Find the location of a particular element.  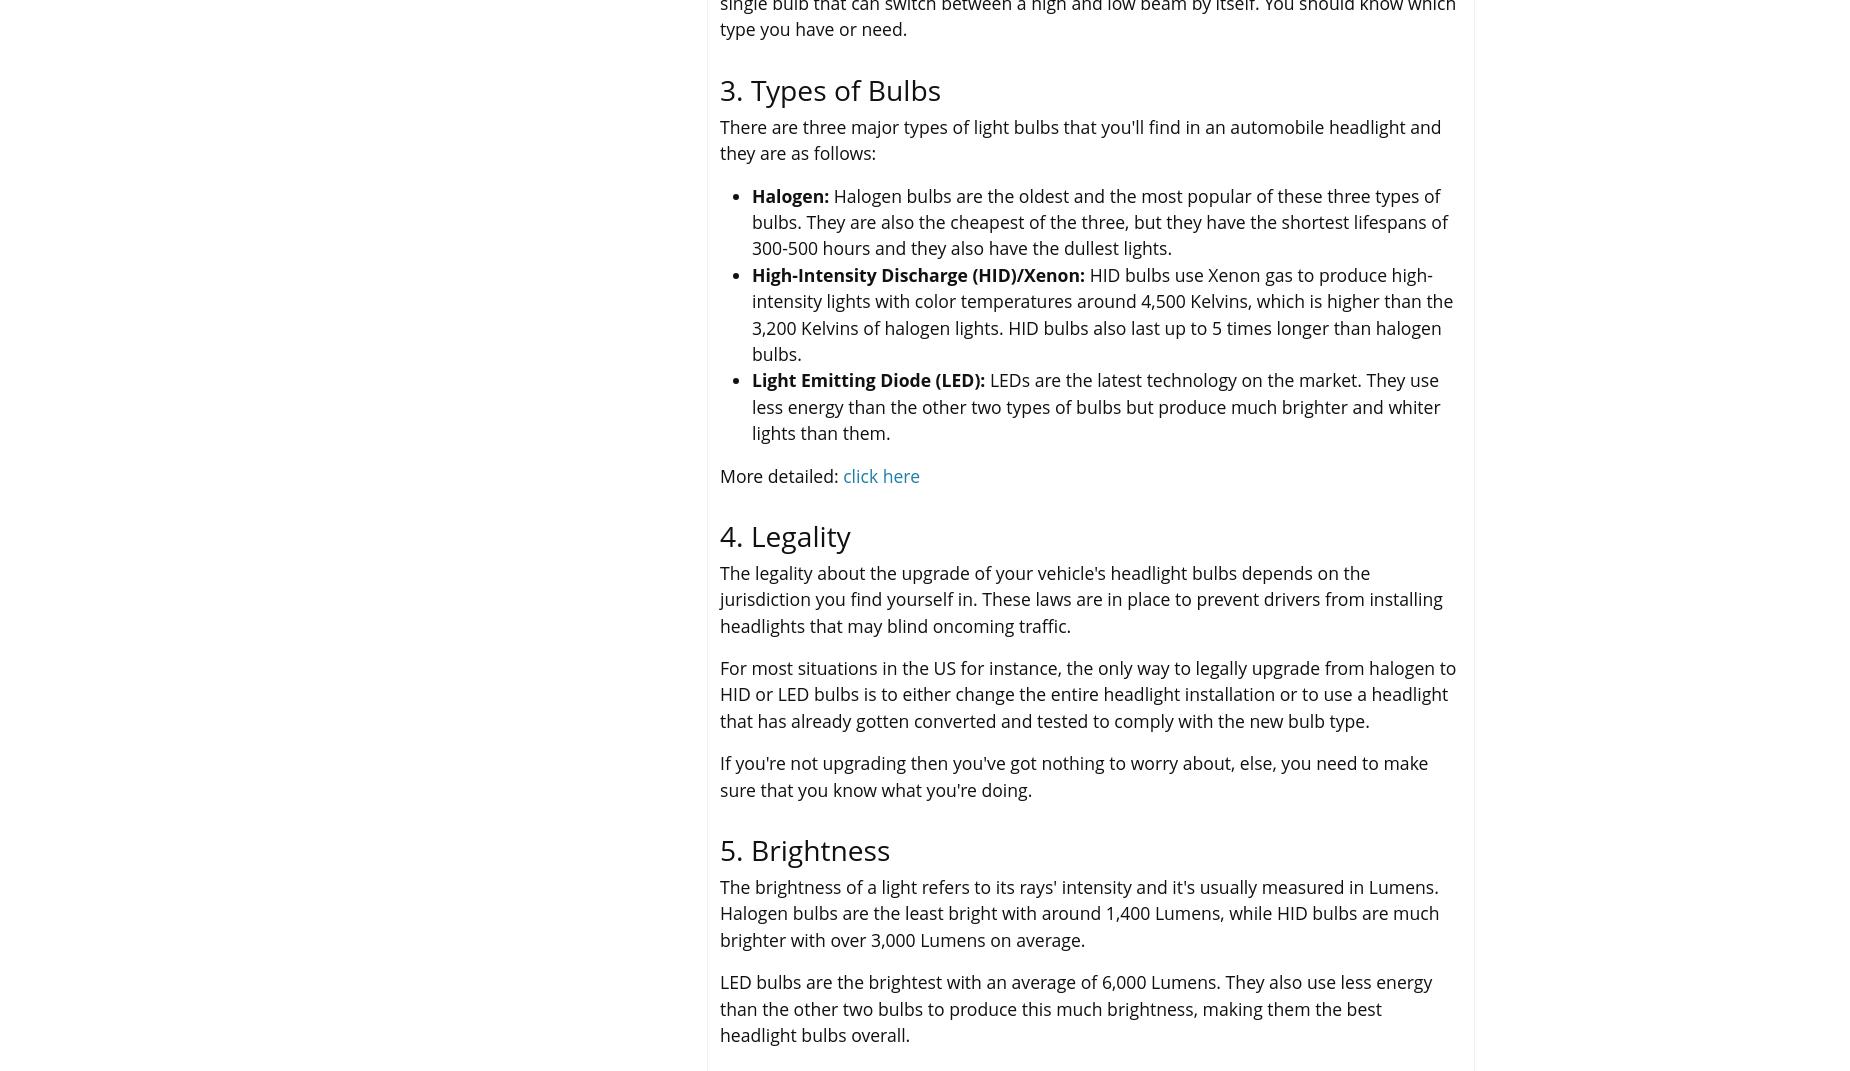

'The legality about the upgrade of your vehicle's headlight bulbs depends on the jurisdiction you find yourself in. These laws are in place to prevent drivers from installing headlights that may blind oncoming traffic.' is located at coordinates (1079, 598).